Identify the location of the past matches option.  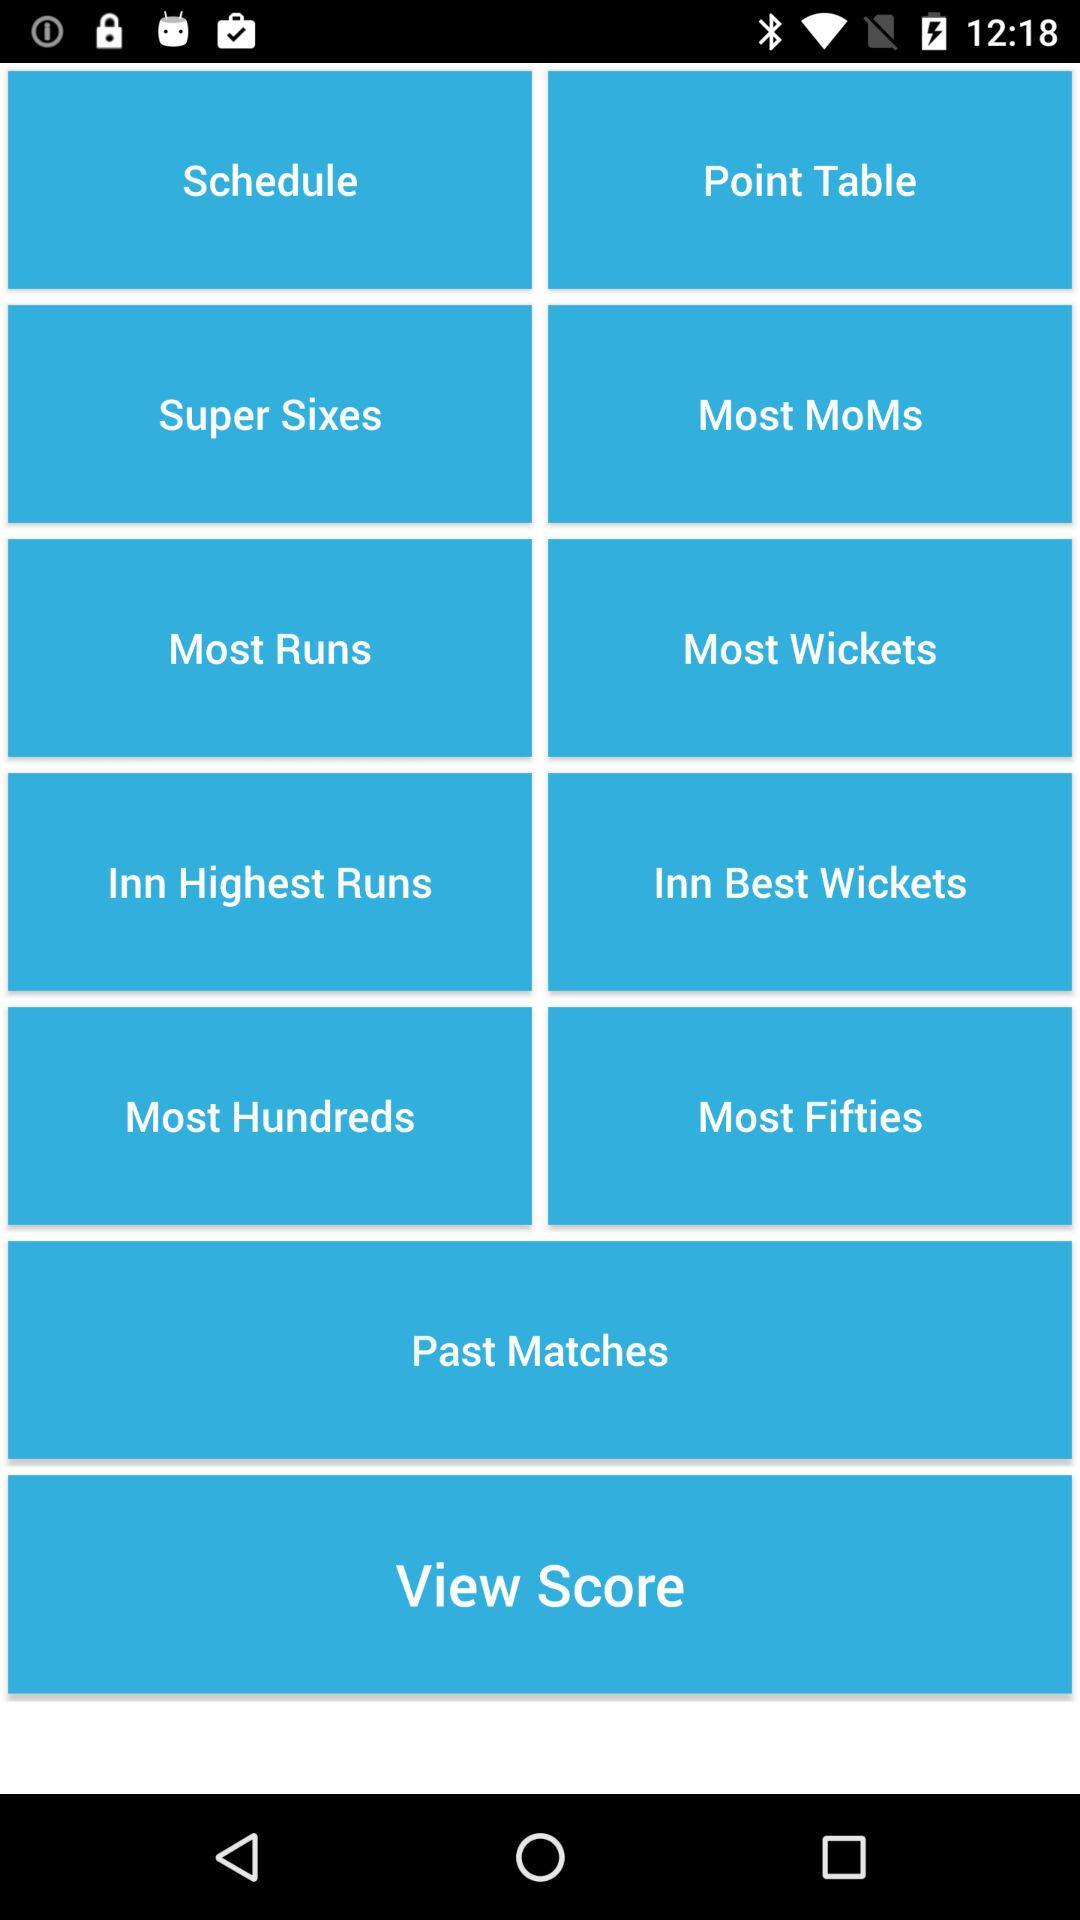
(540, 1349).